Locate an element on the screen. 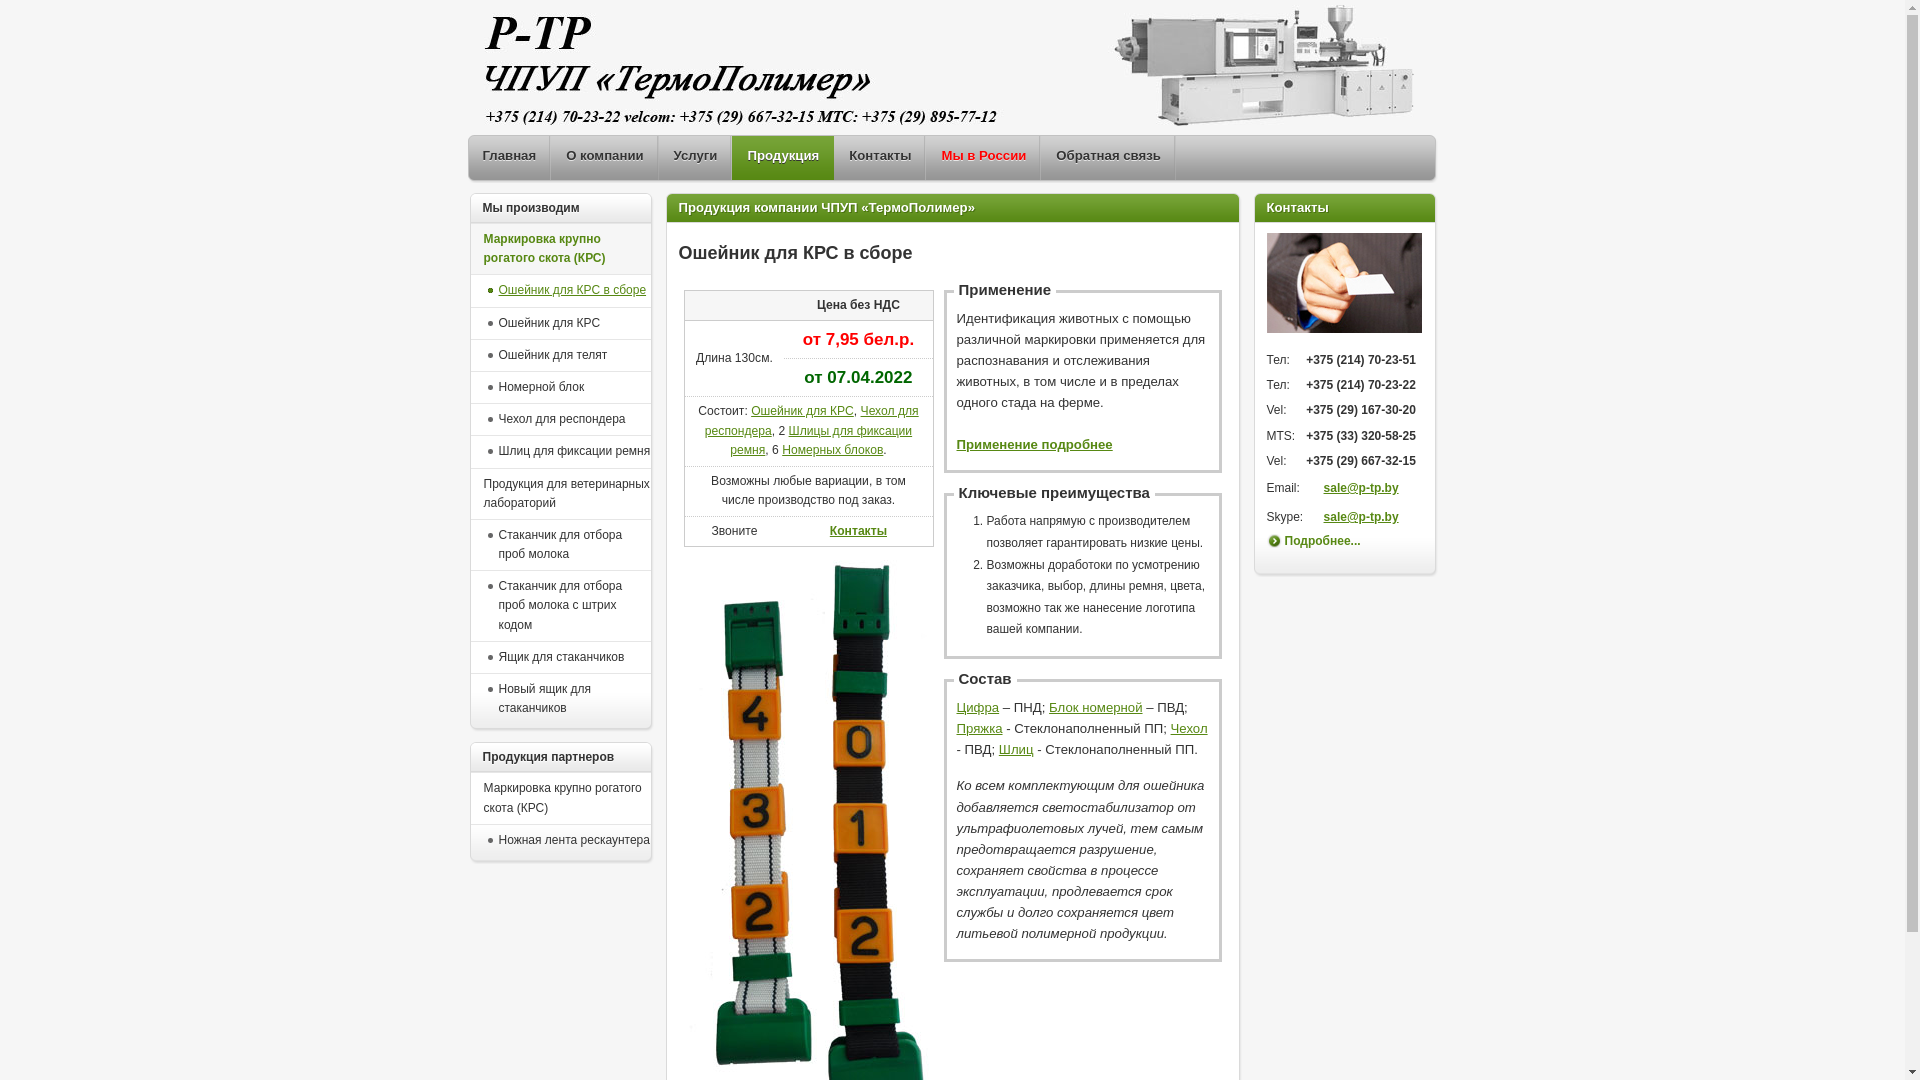 The width and height of the screenshot is (1920, 1080). 'sale@p-tp.by' is located at coordinates (1324, 488).